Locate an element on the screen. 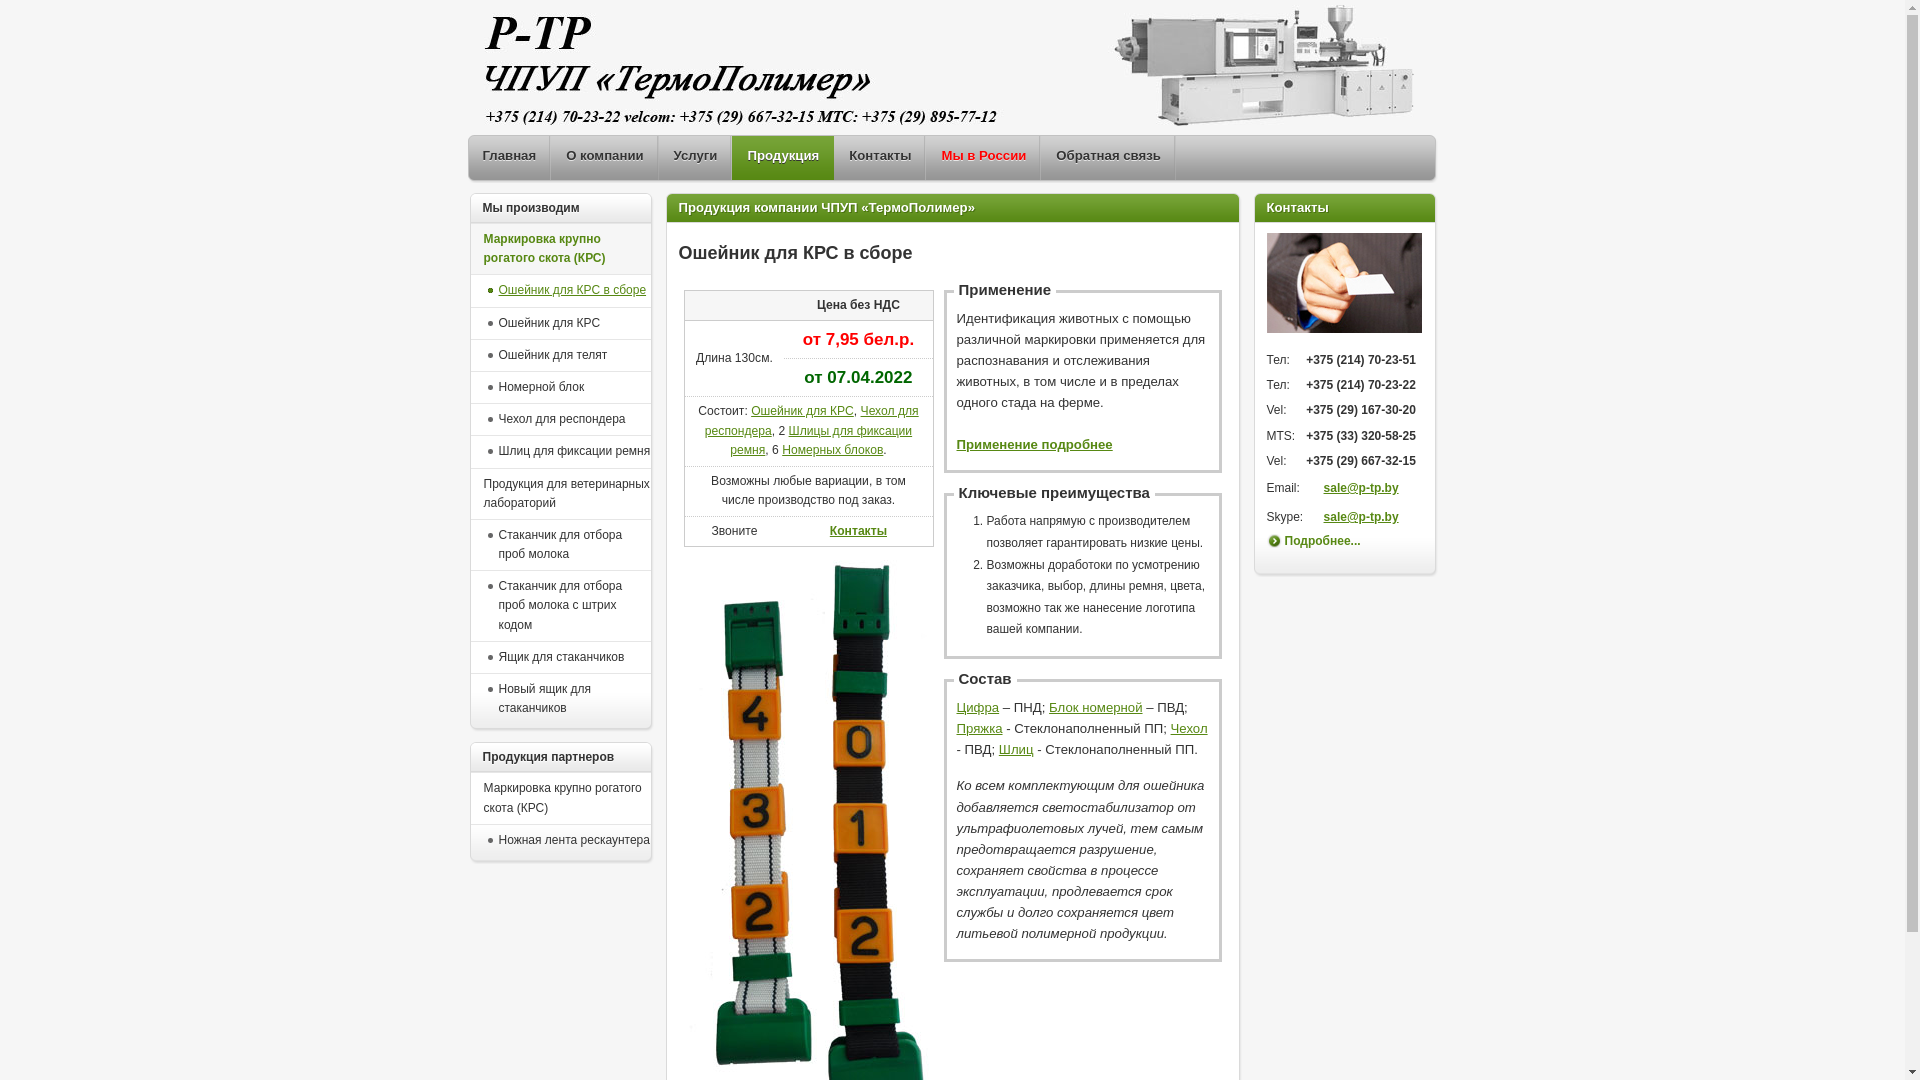 The width and height of the screenshot is (1920, 1080). 'sale@p-tp.by' is located at coordinates (1324, 488).